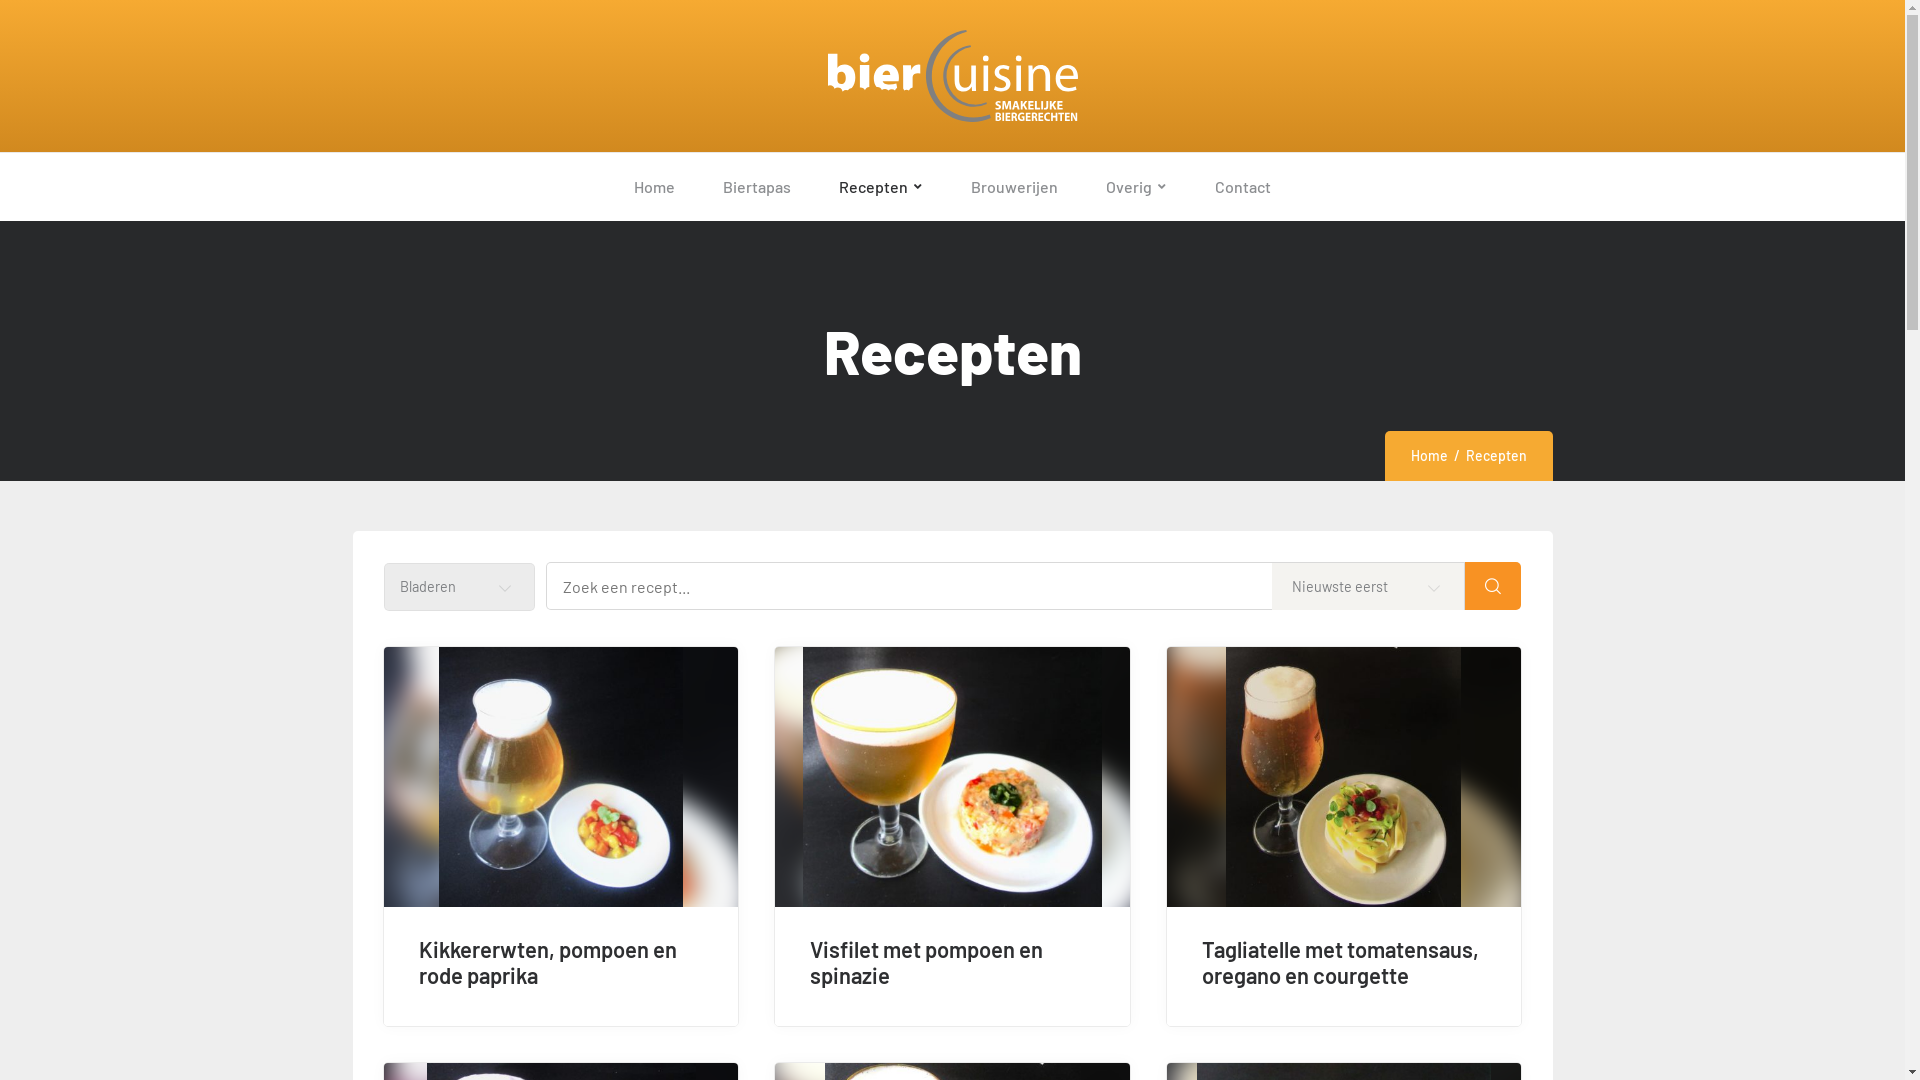  What do you see at coordinates (950, 75) in the screenshot?
I see `'Bier Cuisine'` at bounding box center [950, 75].